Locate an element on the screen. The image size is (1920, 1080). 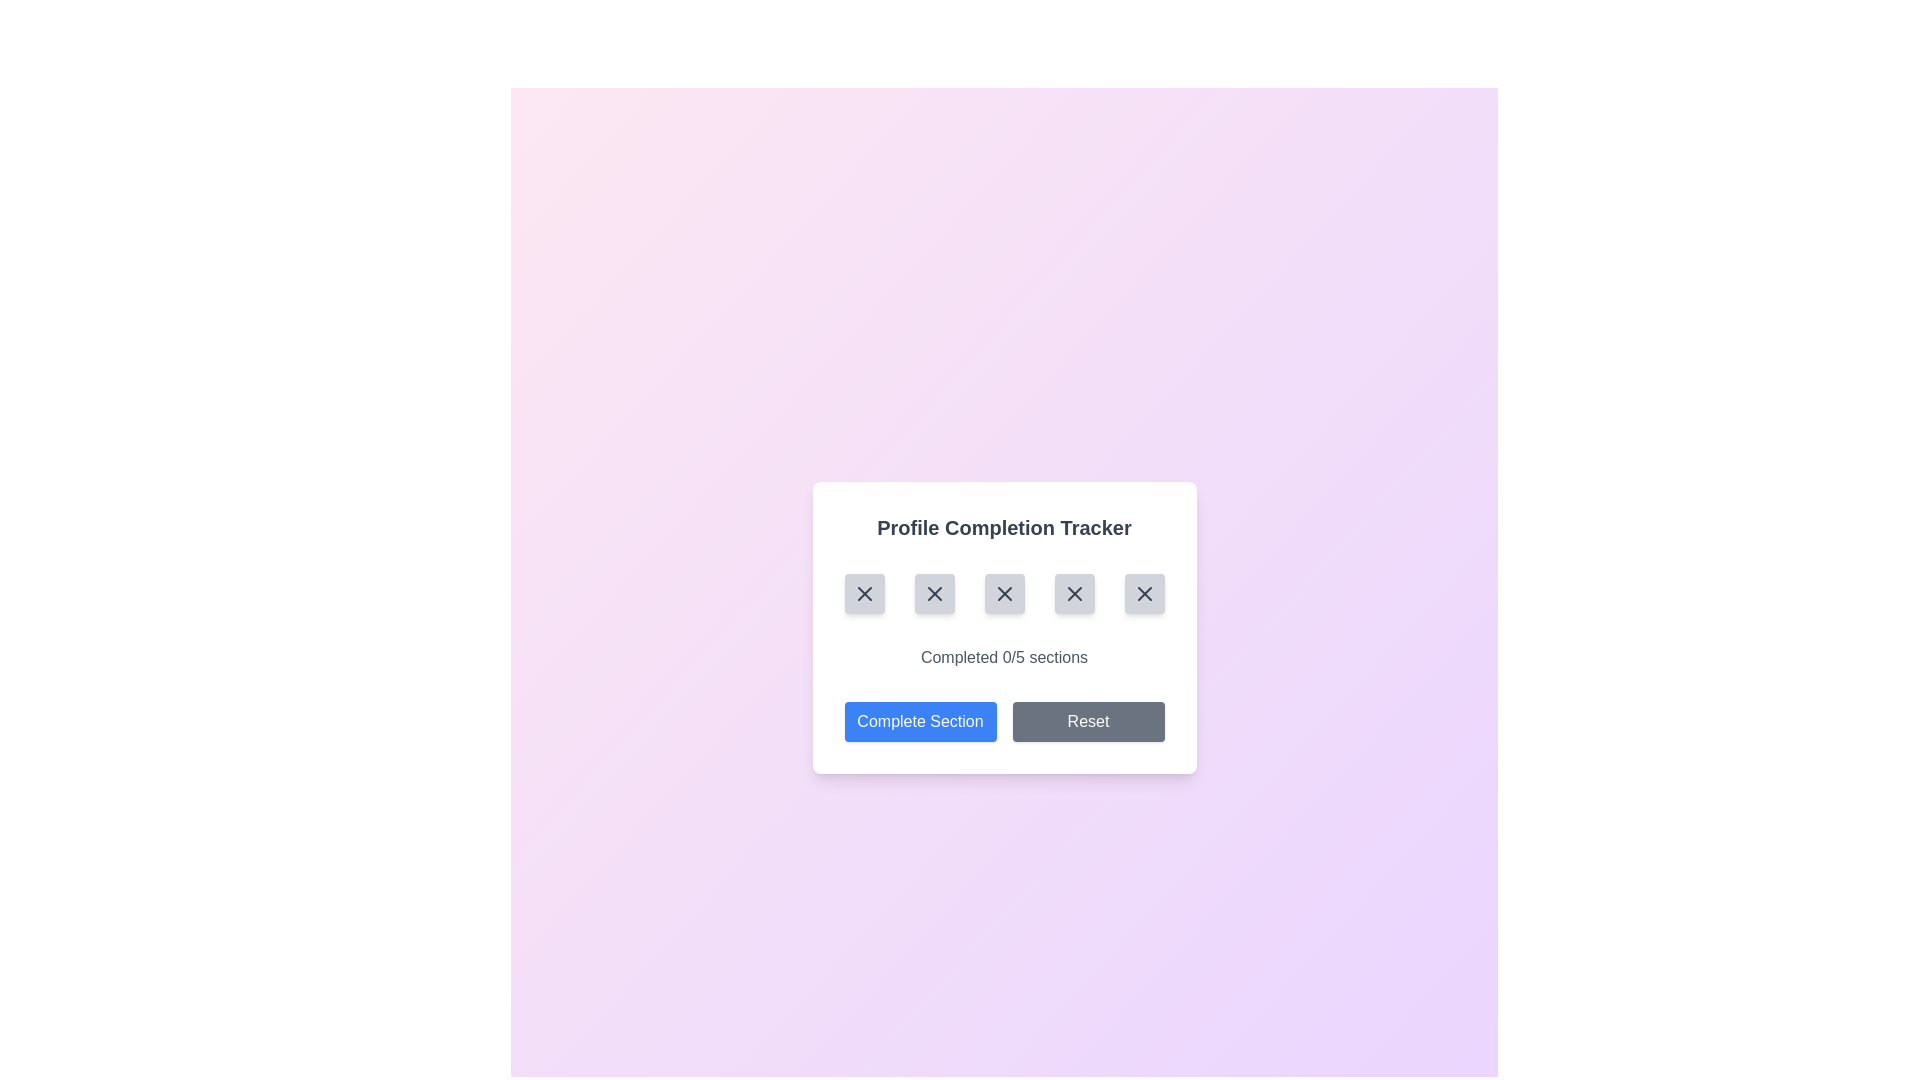
the leftmost icon button in the 'Profile Completion Tracker' section, which represents an incomplete step in the progress tracker is located at coordinates (864, 593).